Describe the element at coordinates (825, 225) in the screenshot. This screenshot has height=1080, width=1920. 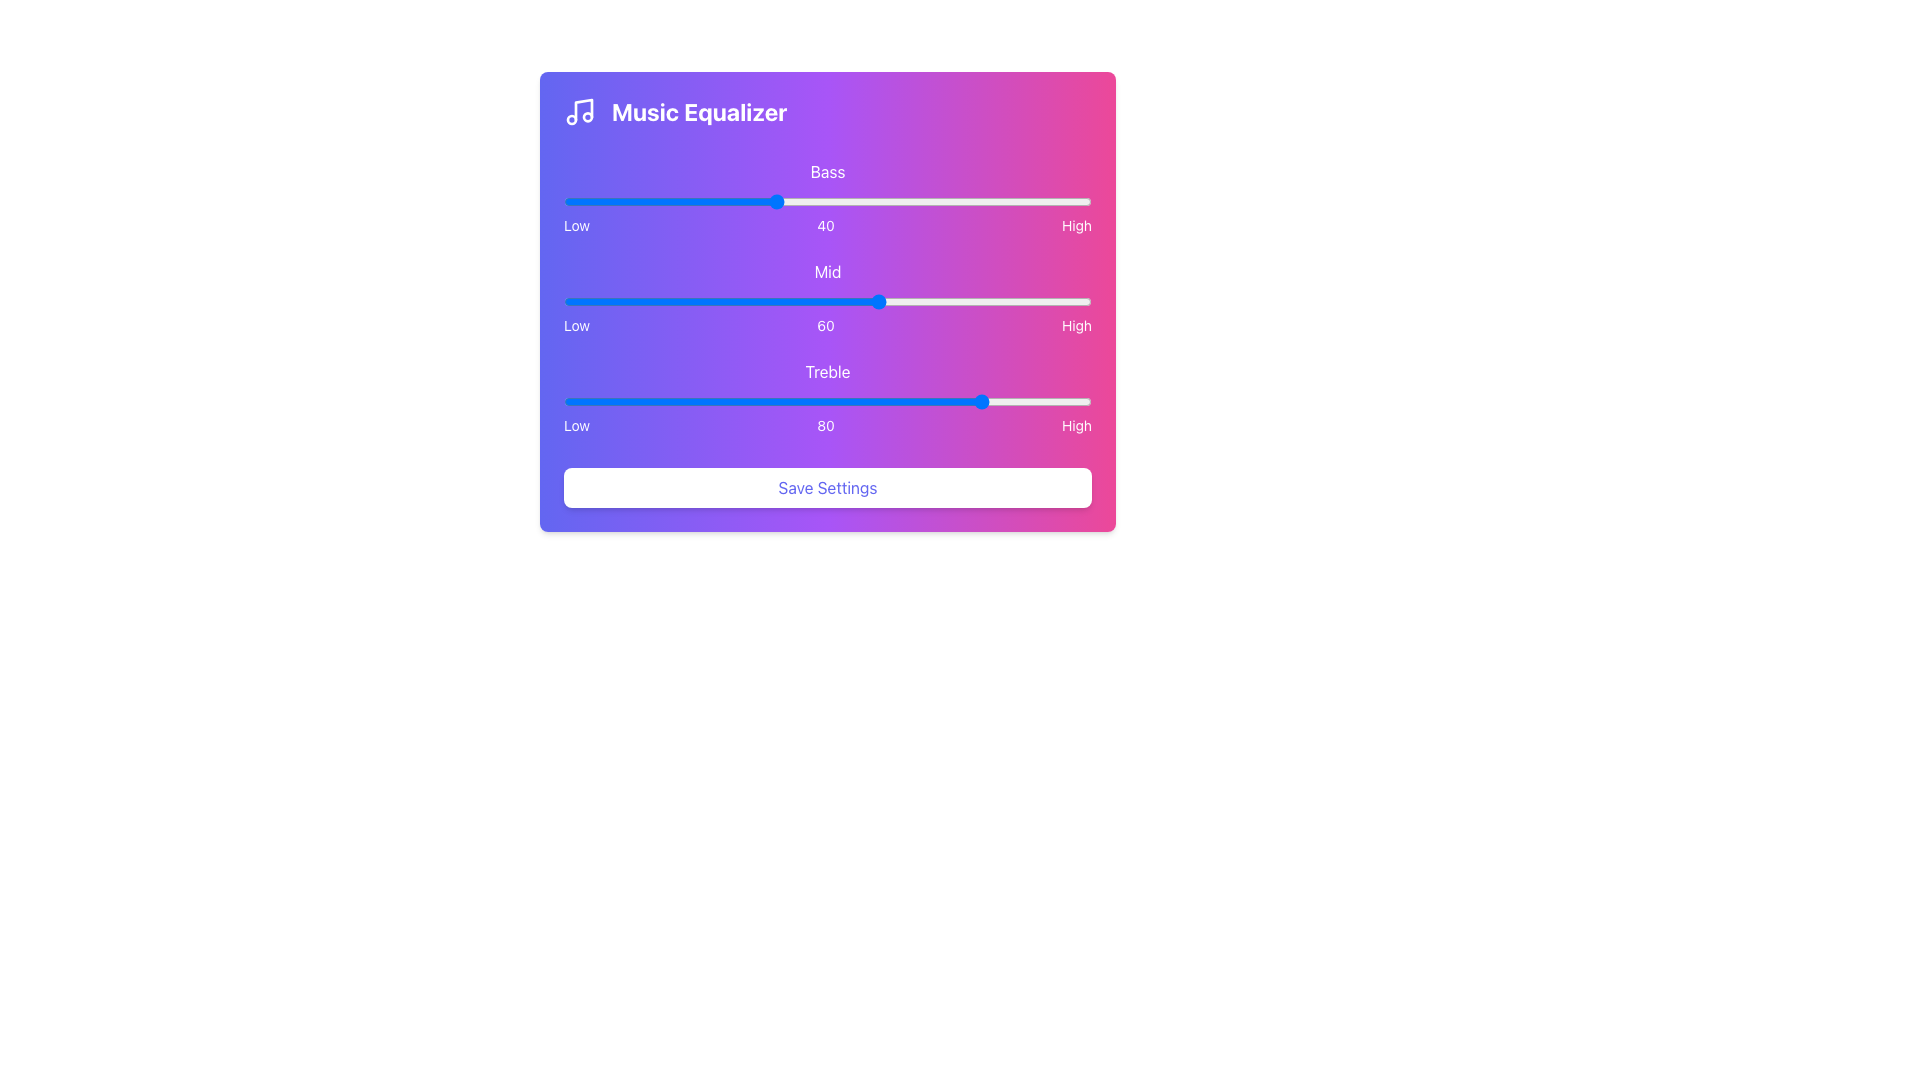
I see `the numeric value display element that is centrally positioned between 'Low' and 'High' in a horizontal alignment, within a card-like interface featuring 'Bass' and 'Mid' sliders` at that location.